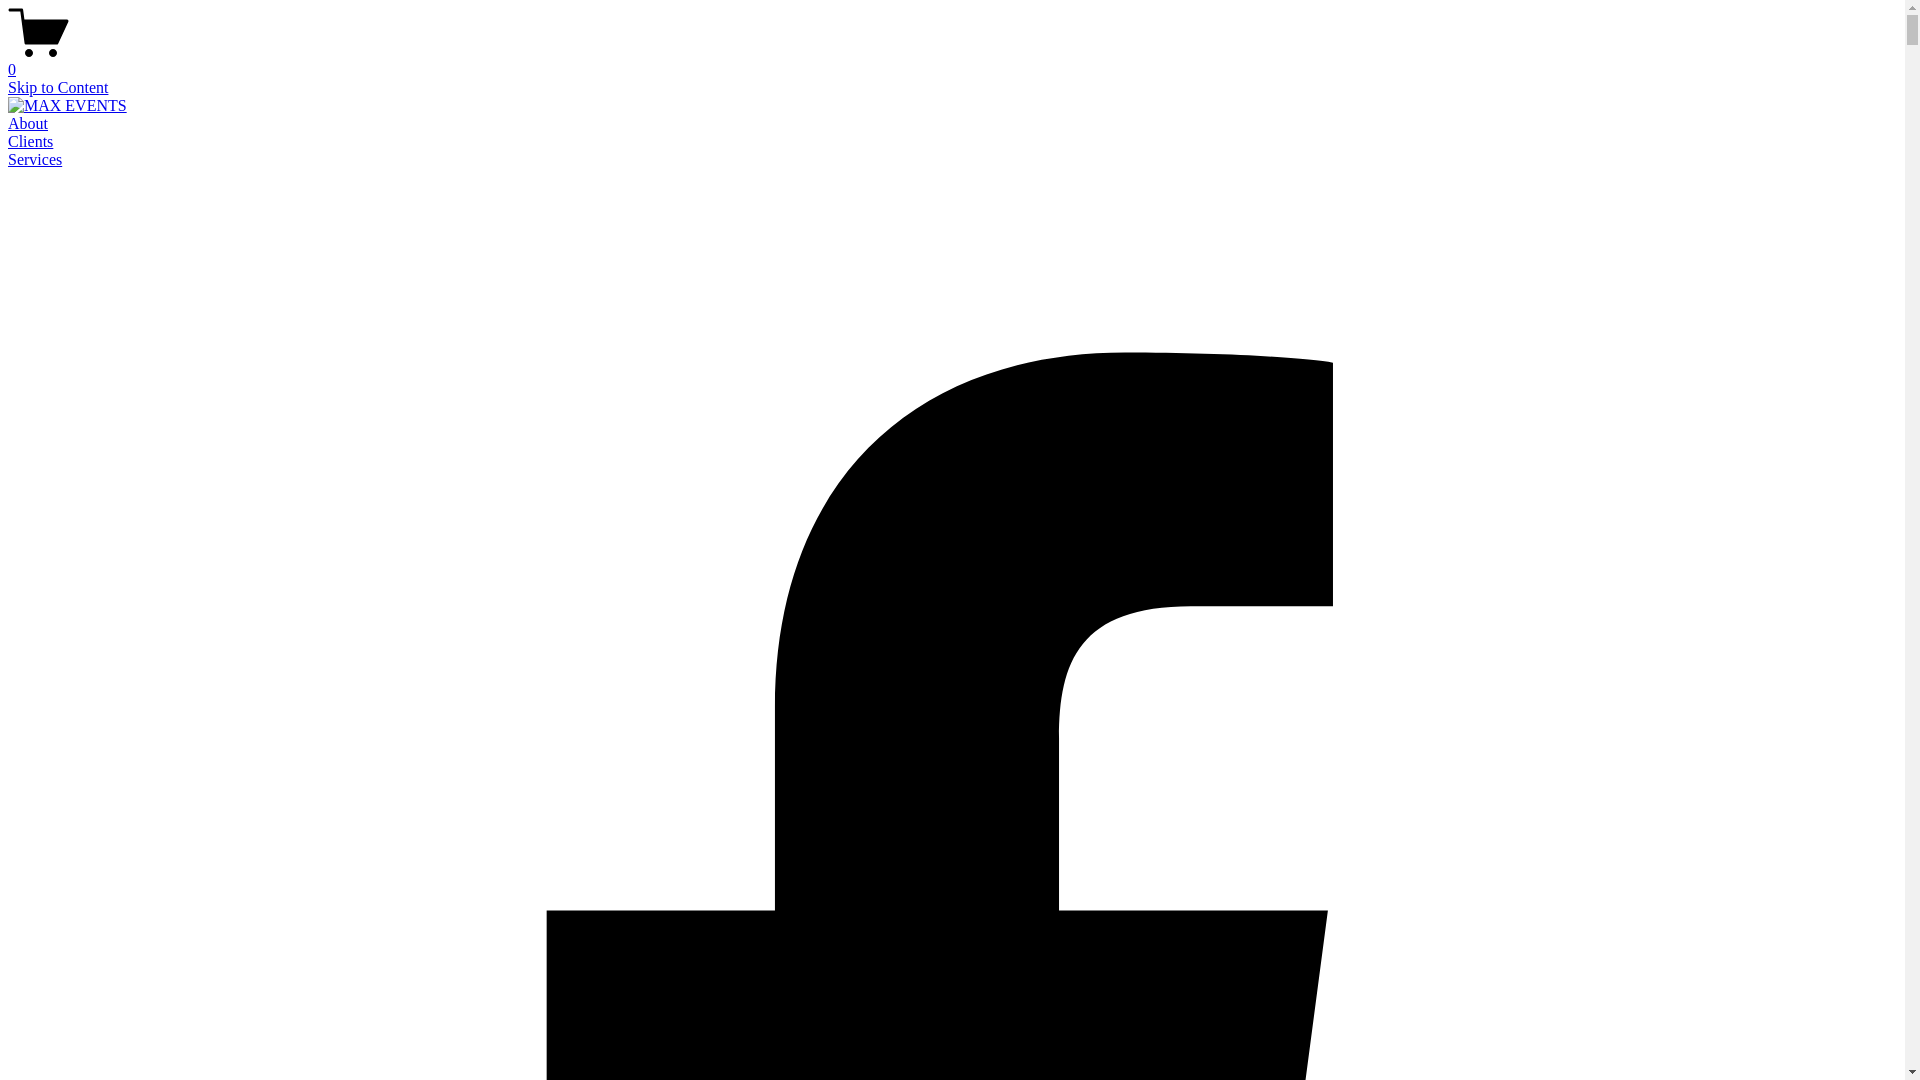 Image resolution: width=1920 pixels, height=1080 pixels. Describe the element at coordinates (951, 60) in the screenshot. I see `'0'` at that location.